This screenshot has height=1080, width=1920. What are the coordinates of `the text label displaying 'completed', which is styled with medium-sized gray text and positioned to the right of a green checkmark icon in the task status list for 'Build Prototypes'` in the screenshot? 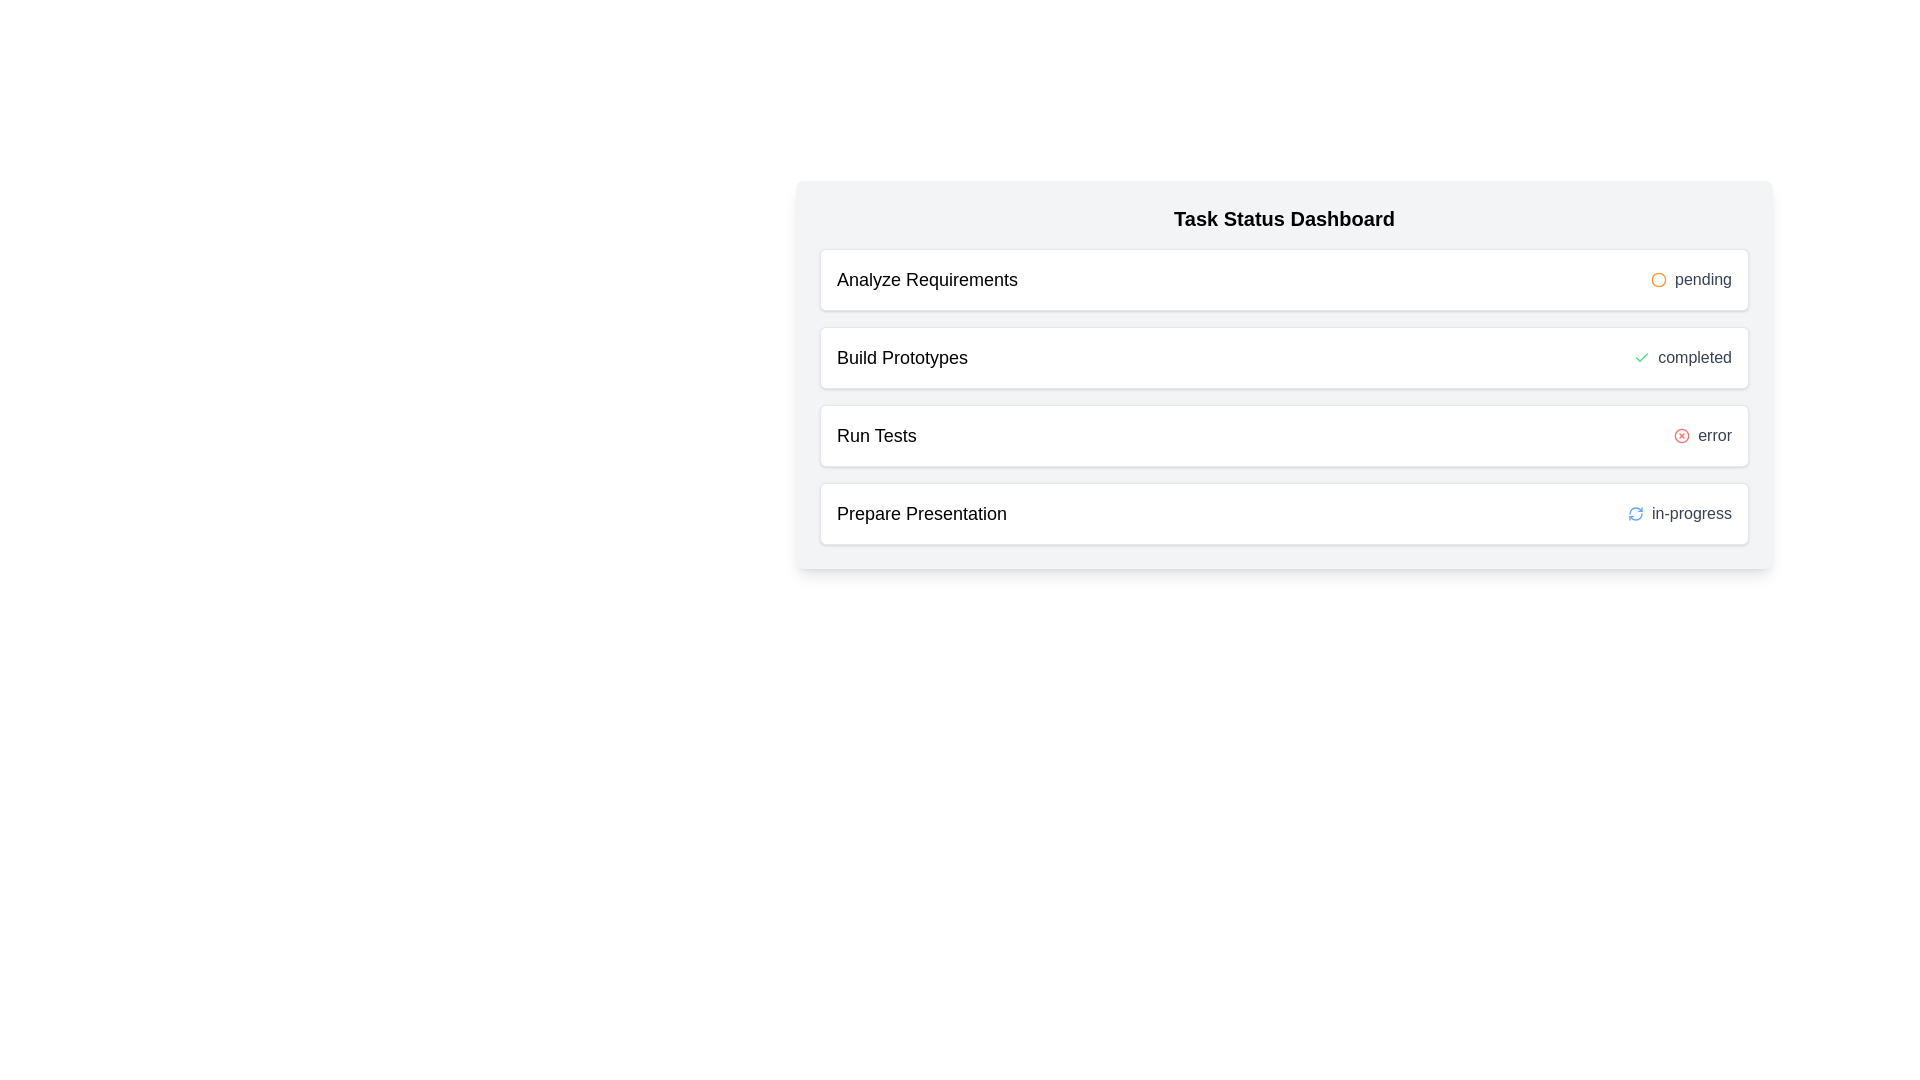 It's located at (1694, 357).